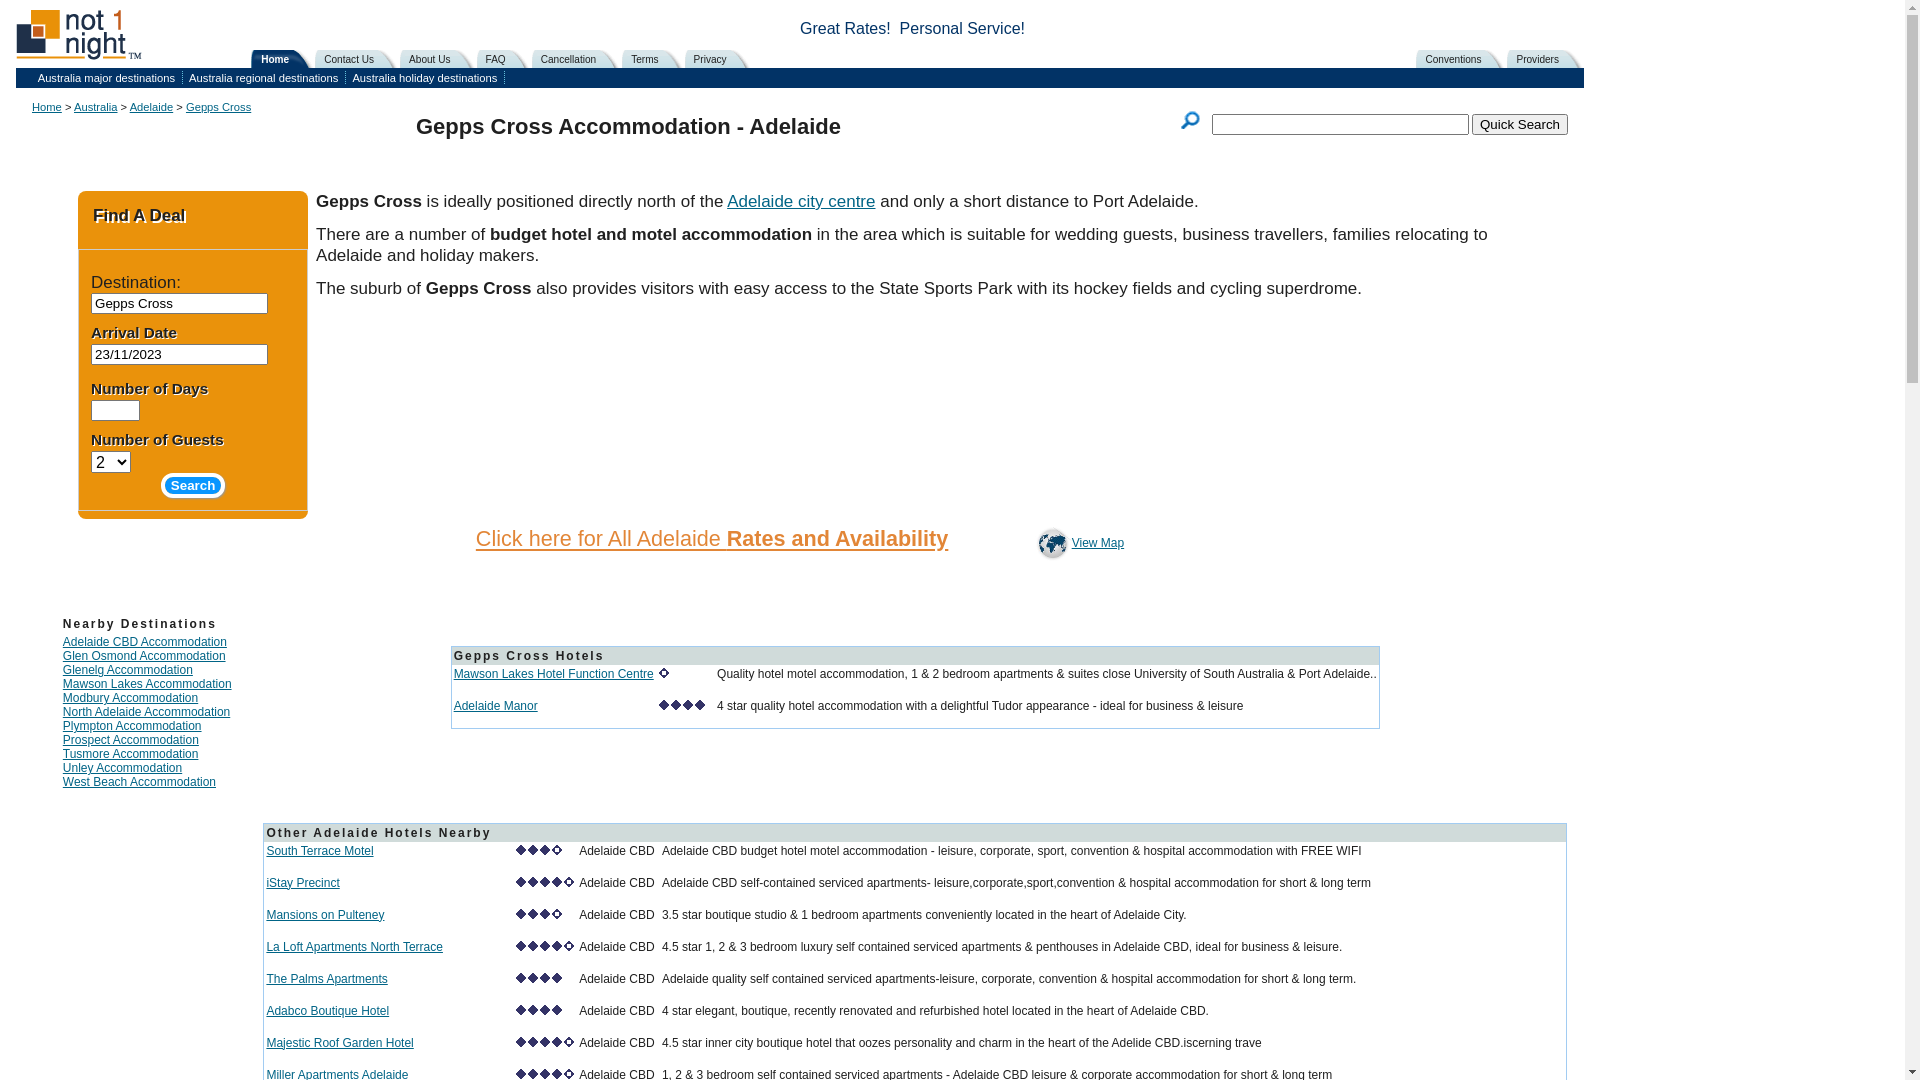 This screenshot has height=1080, width=1920. What do you see at coordinates (654, 57) in the screenshot?
I see `'Terms'` at bounding box center [654, 57].